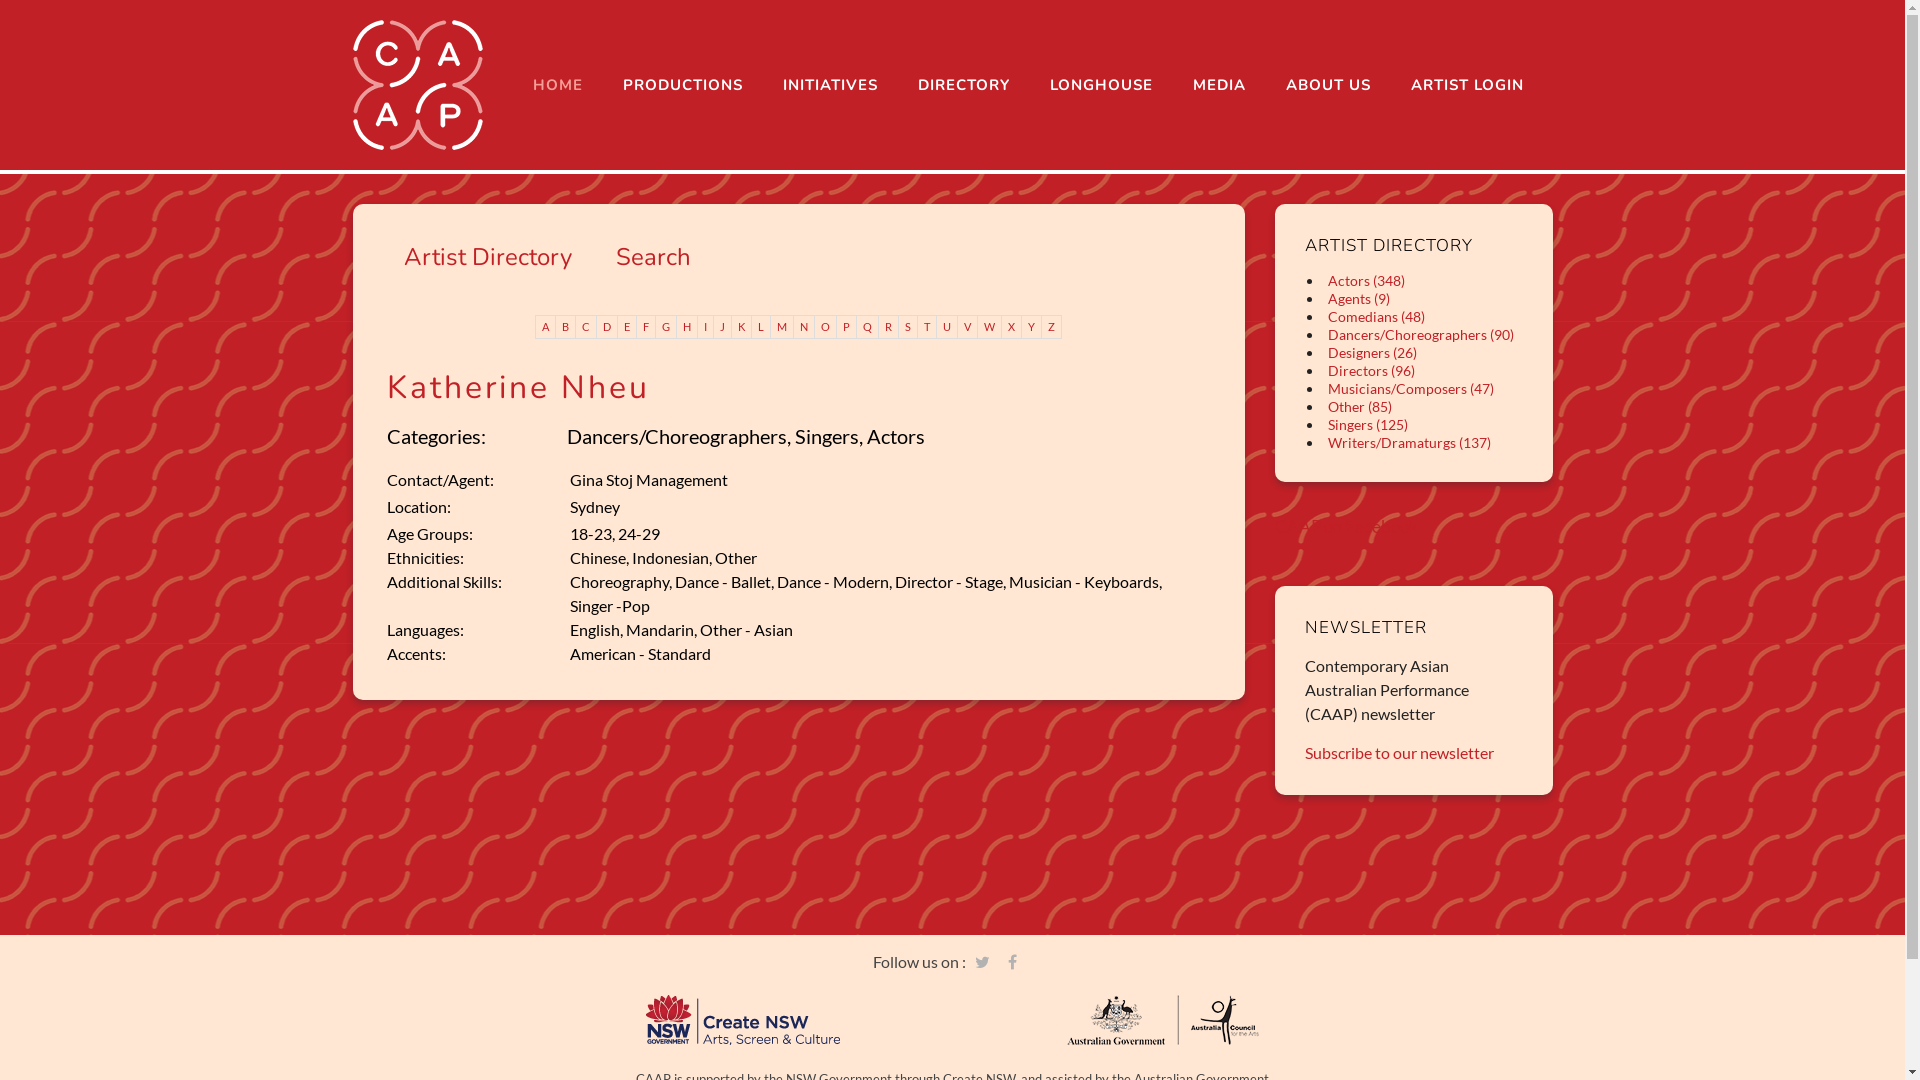 The height and width of the screenshot is (1080, 1920). Describe the element at coordinates (565, 326) in the screenshot. I see `'B'` at that location.